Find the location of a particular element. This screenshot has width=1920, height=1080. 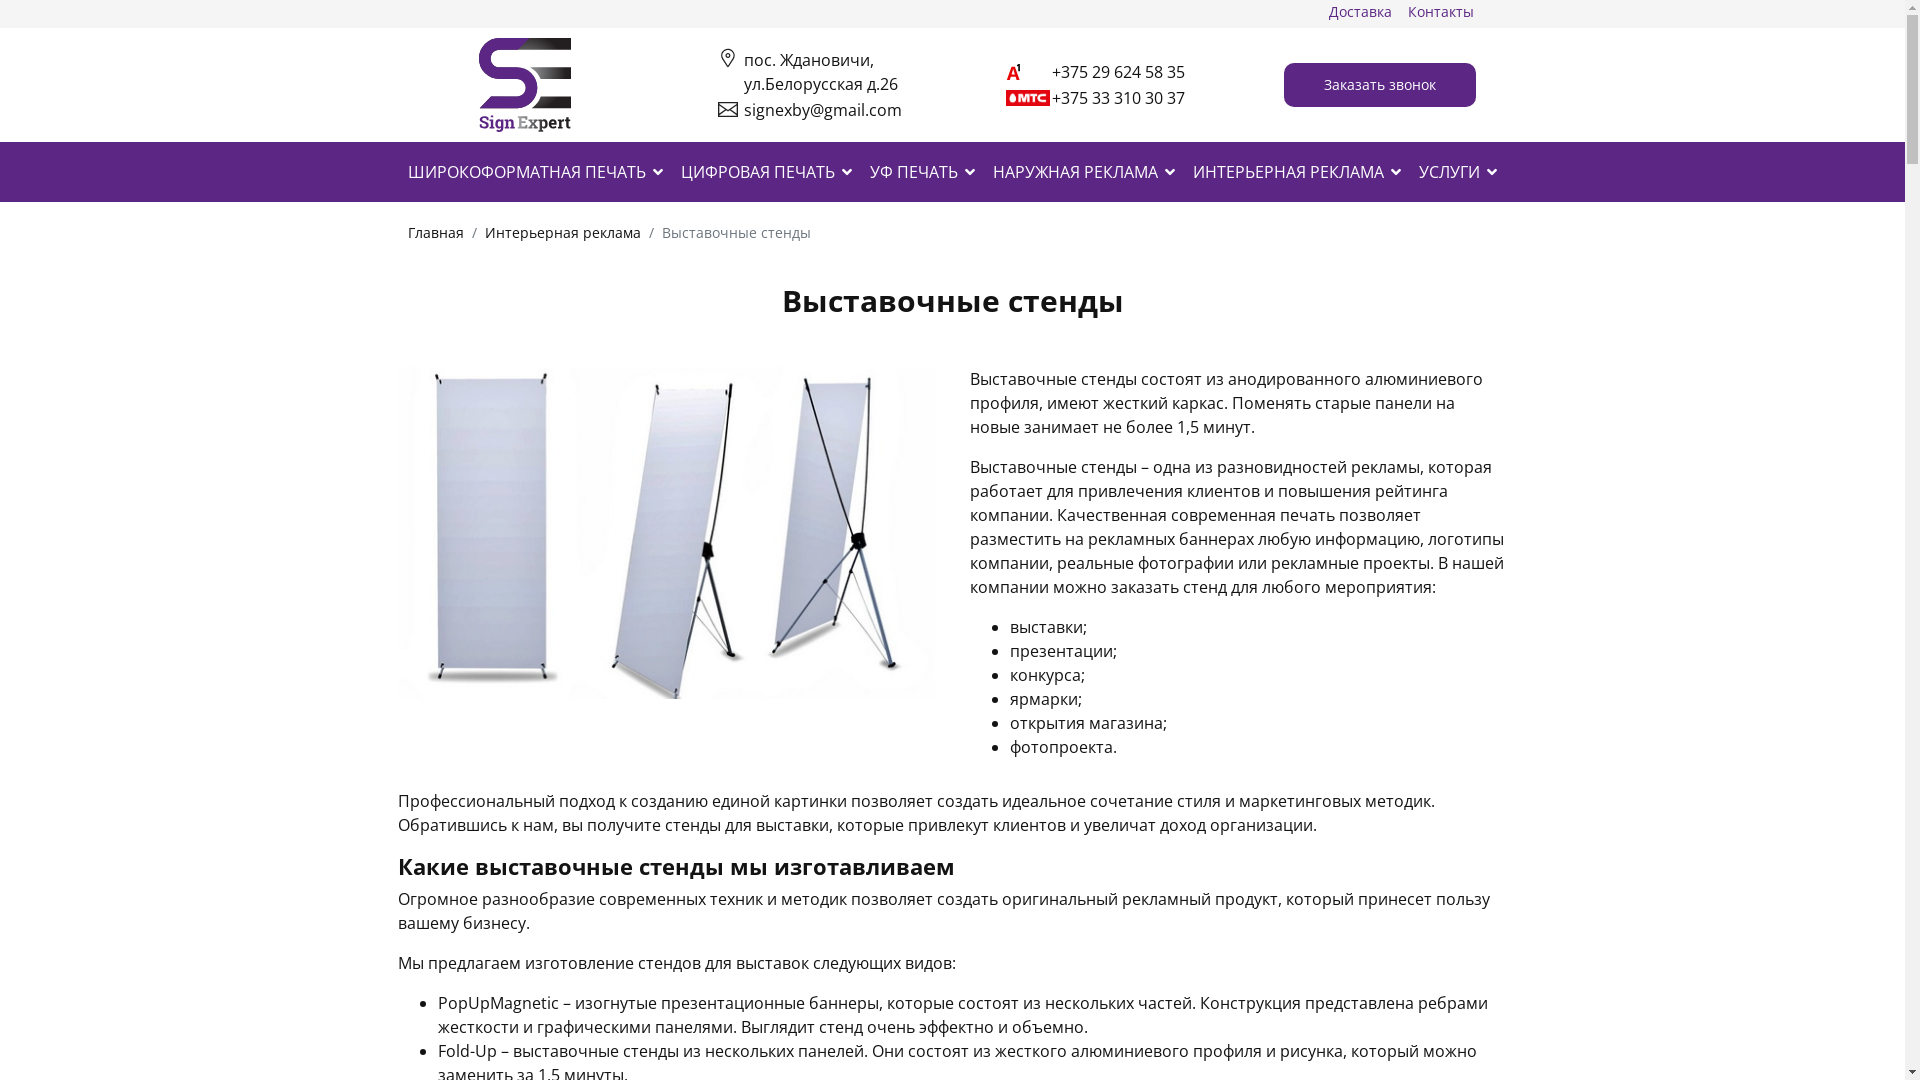

'signexby@gmail.com' is located at coordinates (822, 110).